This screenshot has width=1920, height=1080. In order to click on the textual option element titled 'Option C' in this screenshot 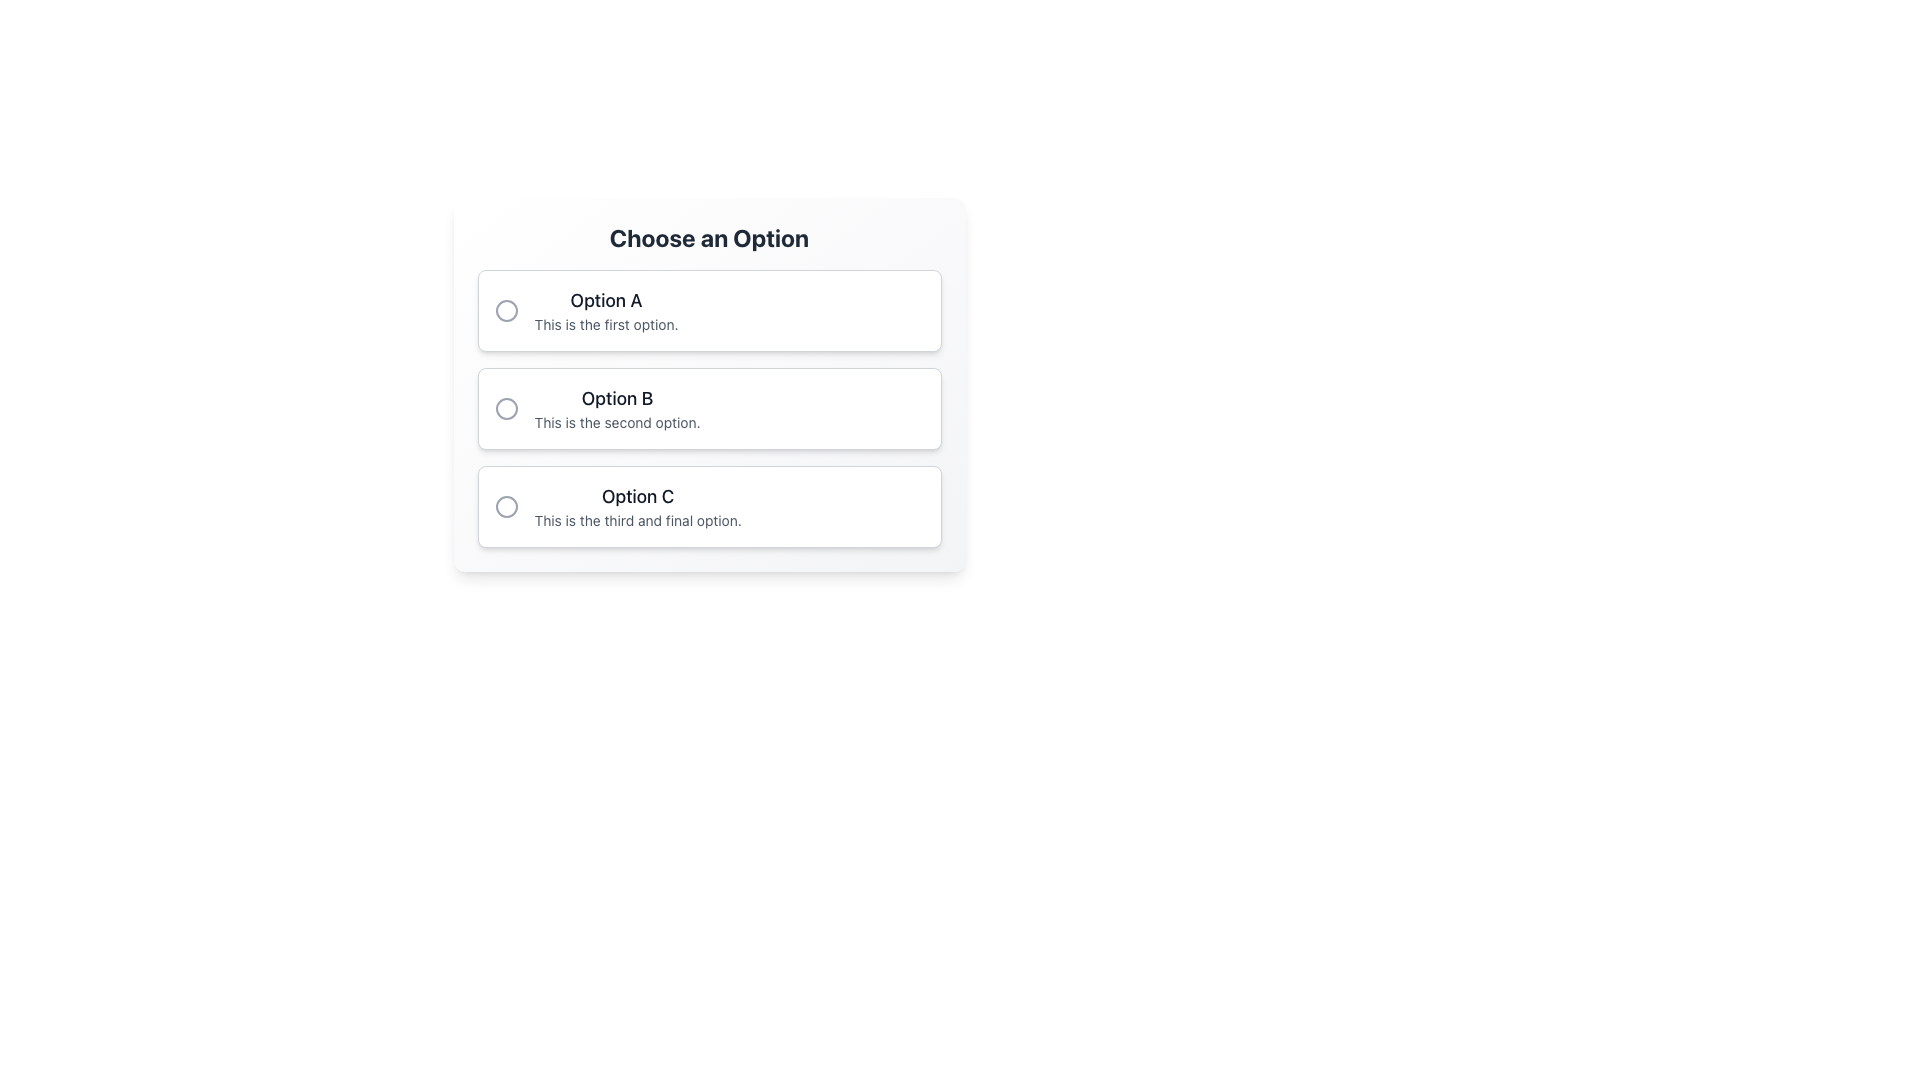, I will do `click(637, 505)`.